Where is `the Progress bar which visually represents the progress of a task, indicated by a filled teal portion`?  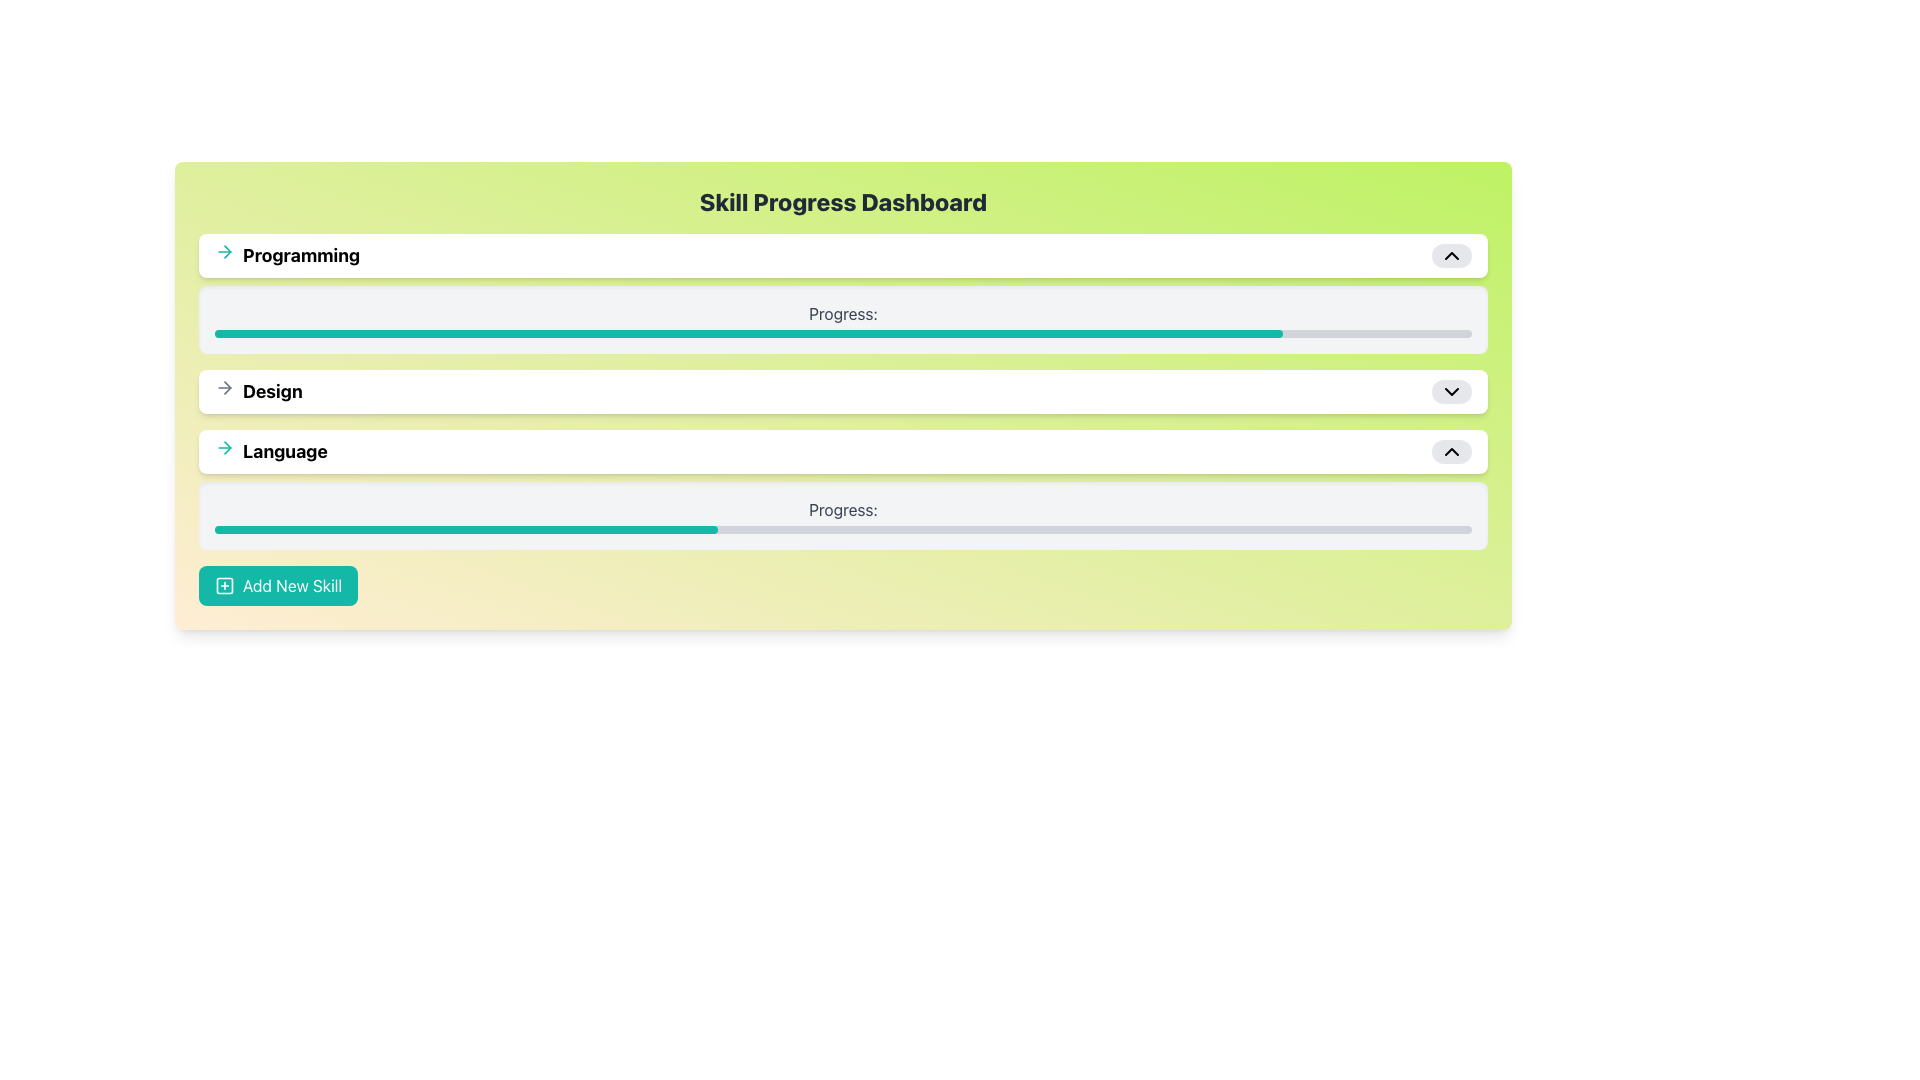
the Progress bar which visually represents the progress of a task, indicated by a filled teal portion is located at coordinates (843, 528).